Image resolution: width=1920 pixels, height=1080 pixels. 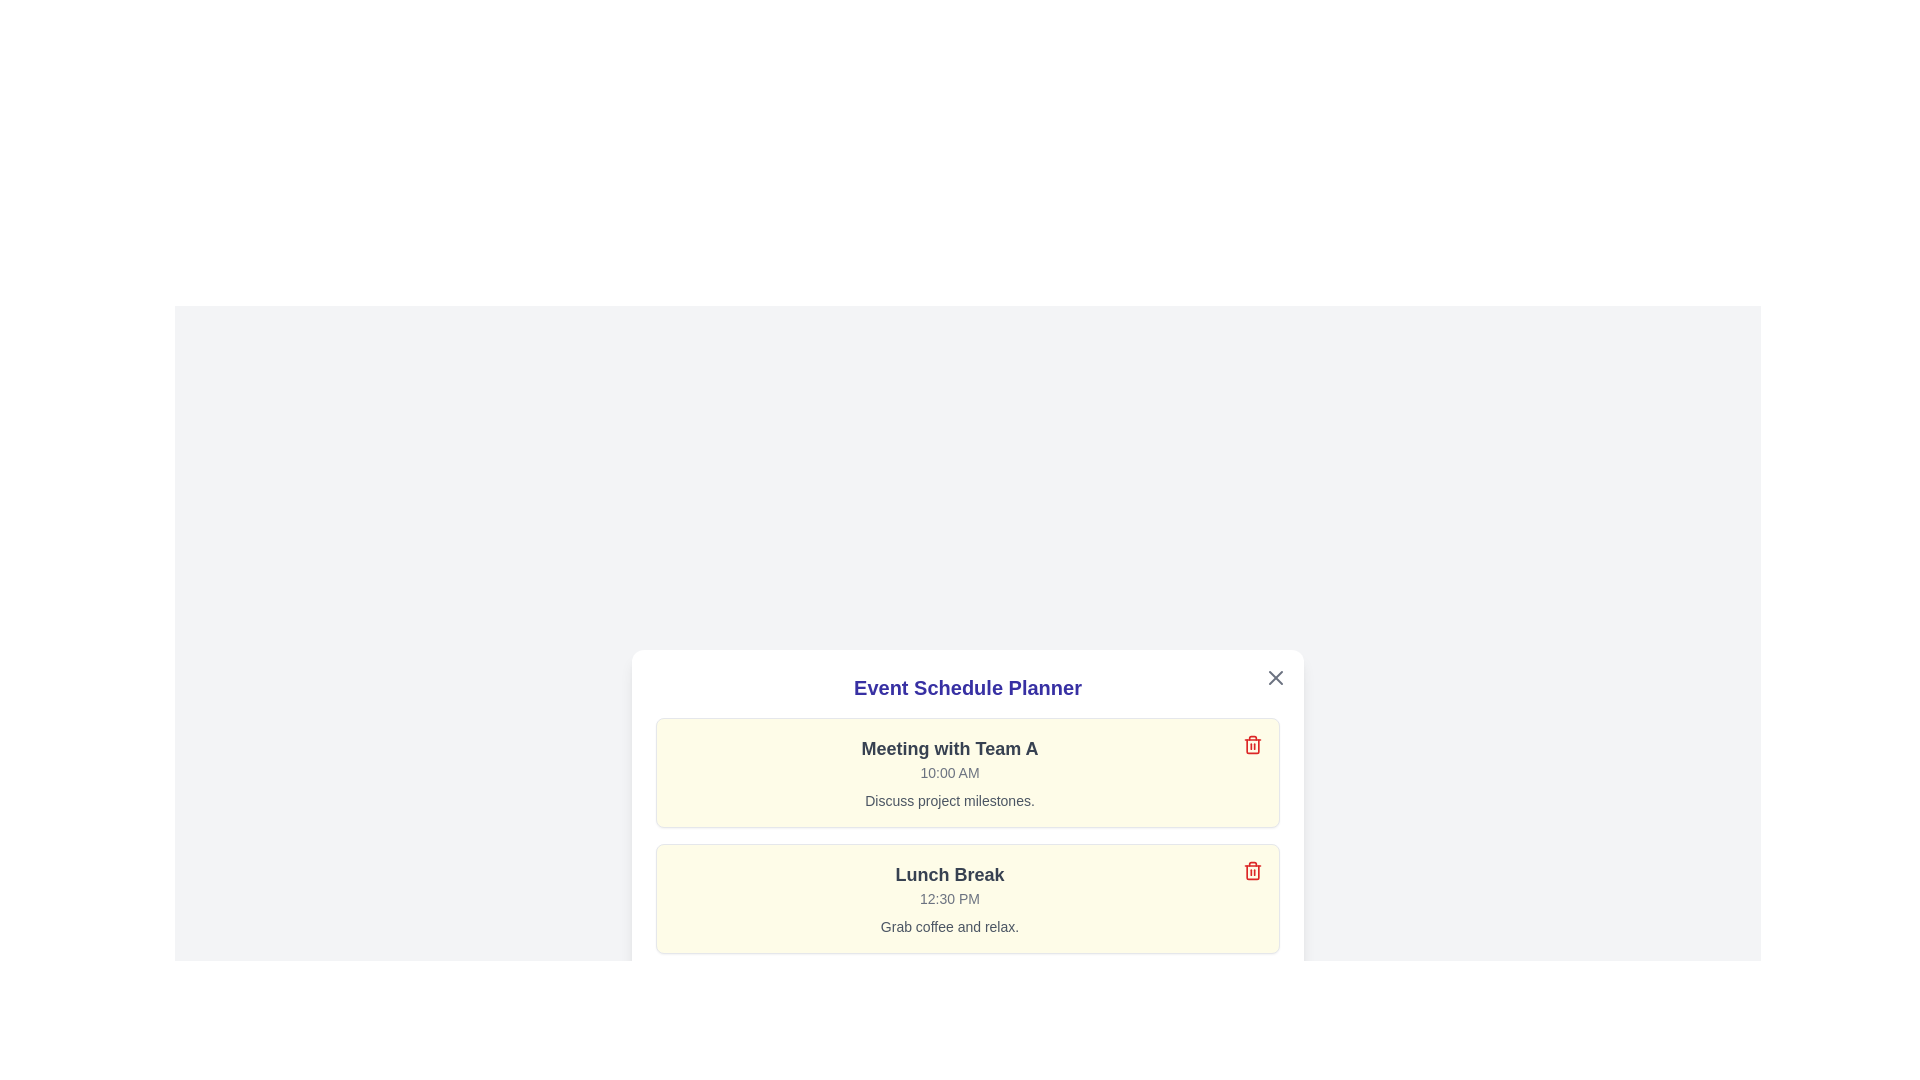 What do you see at coordinates (949, 926) in the screenshot?
I see `the static text element displaying 'Grab coffee and relax.' located at the bottom of the 'Lunch Break' section in the schedule planner` at bounding box center [949, 926].